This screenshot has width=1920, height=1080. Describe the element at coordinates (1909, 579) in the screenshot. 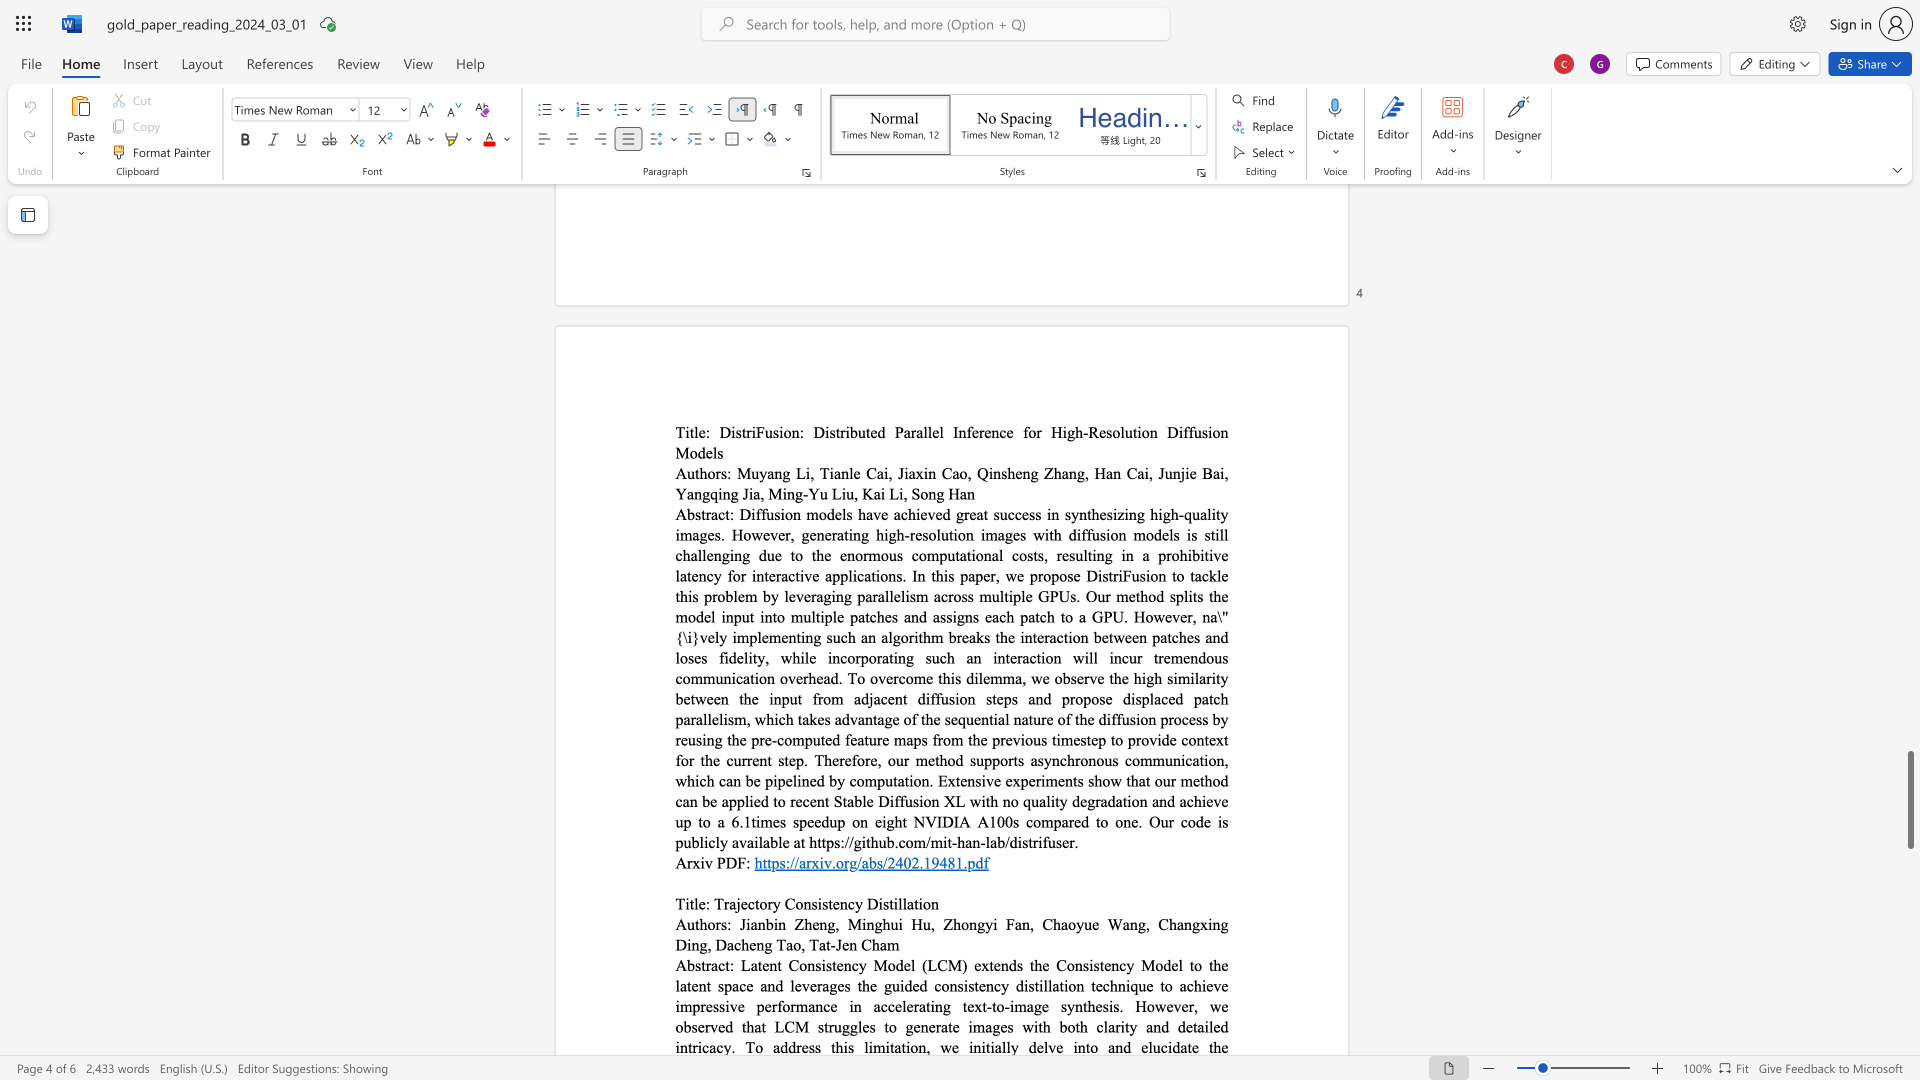

I see `the right-hand scrollbar to ascend the page` at that location.